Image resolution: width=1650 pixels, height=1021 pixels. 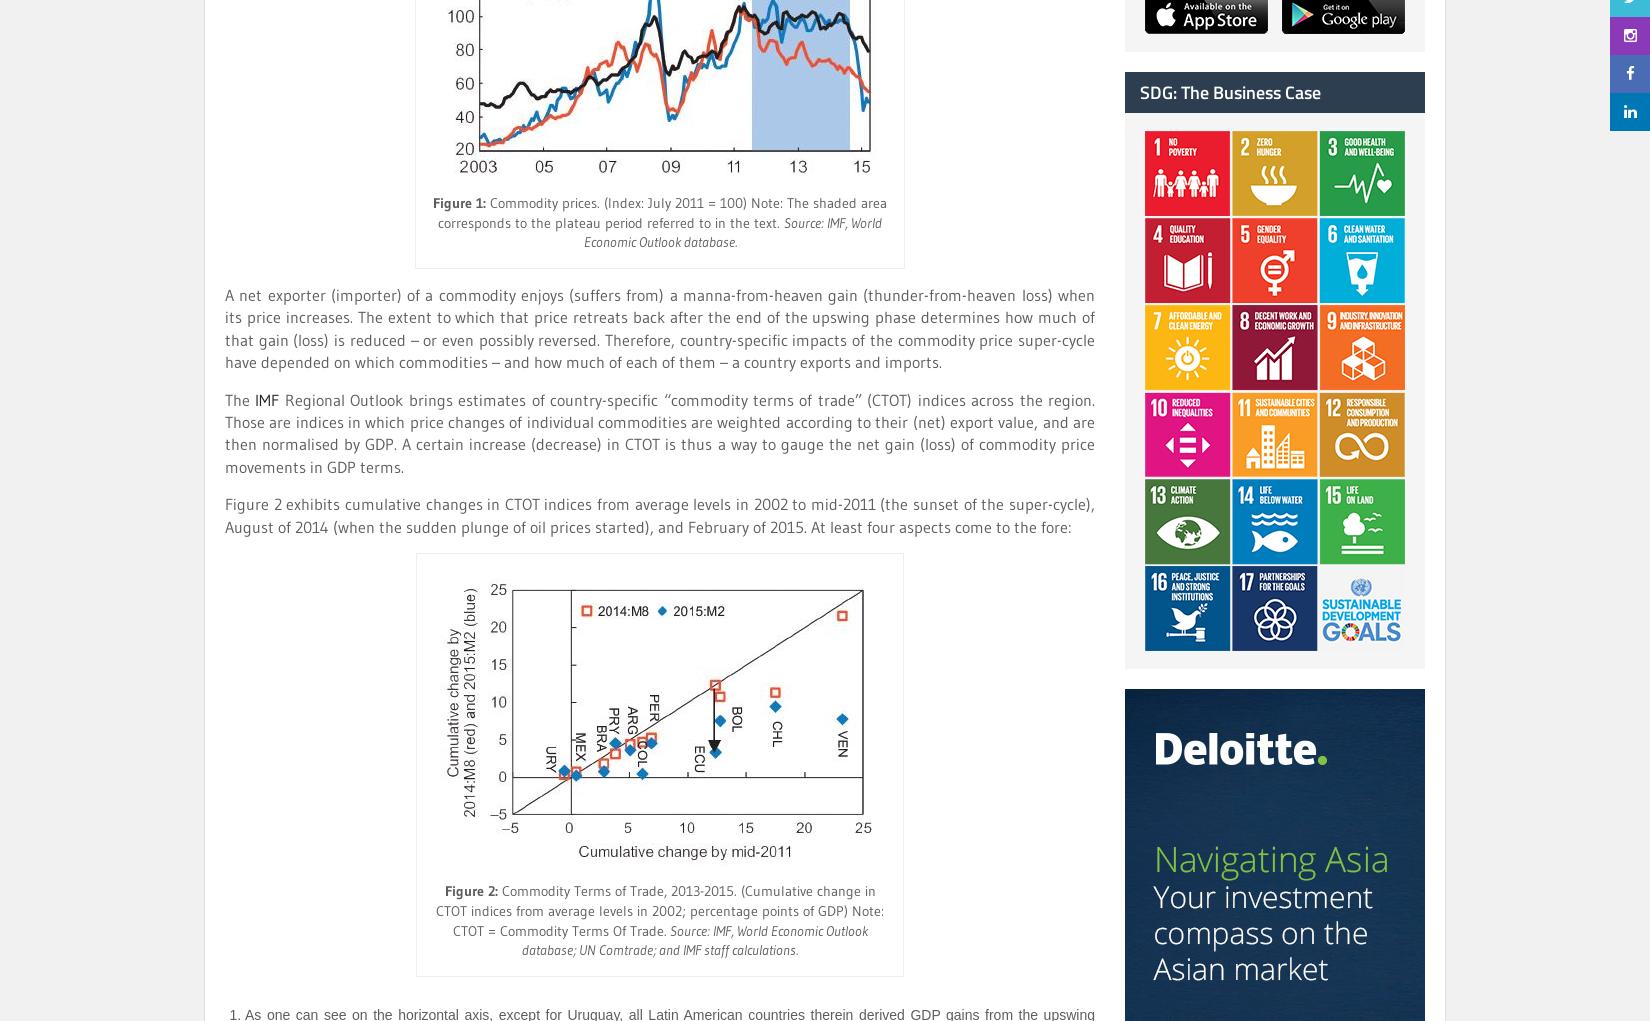 What do you see at coordinates (693, 940) in the screenshot?
I see `'Source: IMF, World Economic Outlook database; UN Comtrade; and IMF staff calculations.'` at bounding box center [693, 940].